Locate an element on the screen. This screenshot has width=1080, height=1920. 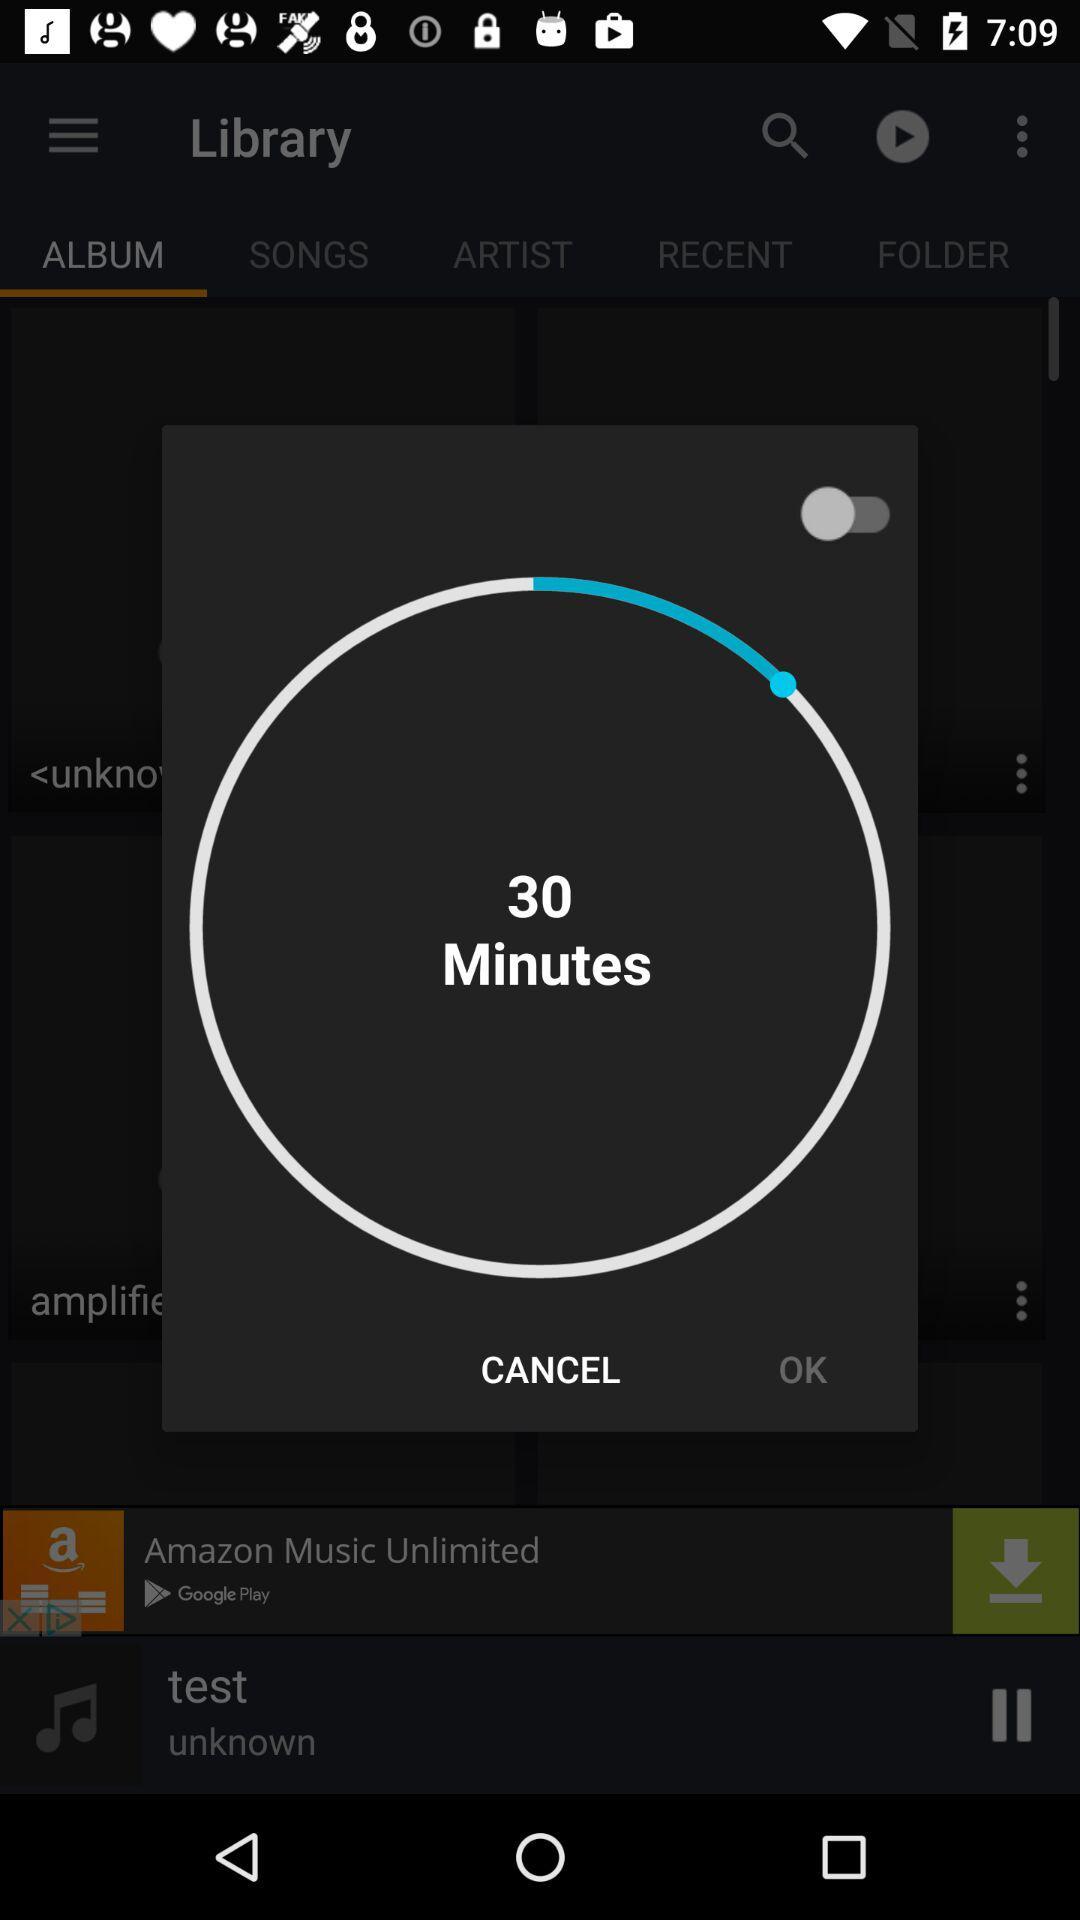
icon to the left of ok is located at coordinates (550, 1367).